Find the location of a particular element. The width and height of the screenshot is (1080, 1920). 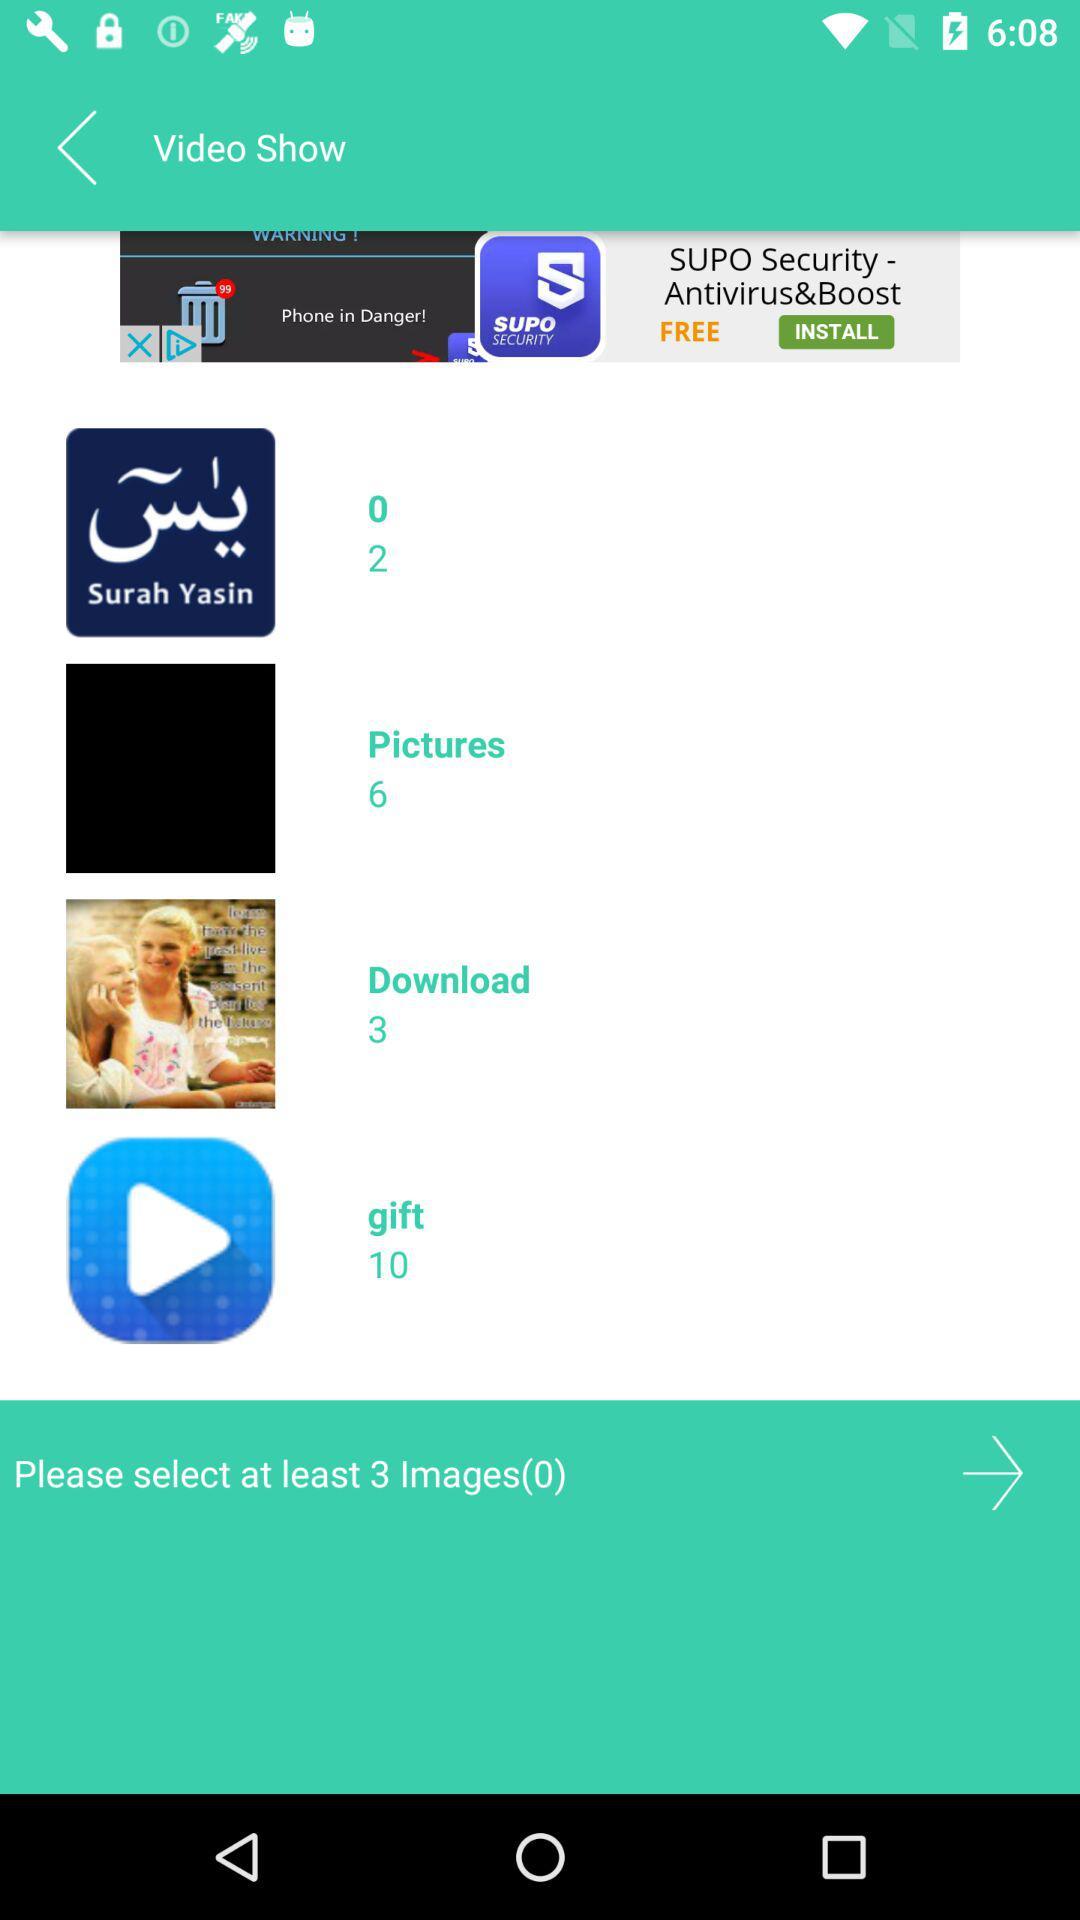

the advertisement is located at coordinates (540, 295).